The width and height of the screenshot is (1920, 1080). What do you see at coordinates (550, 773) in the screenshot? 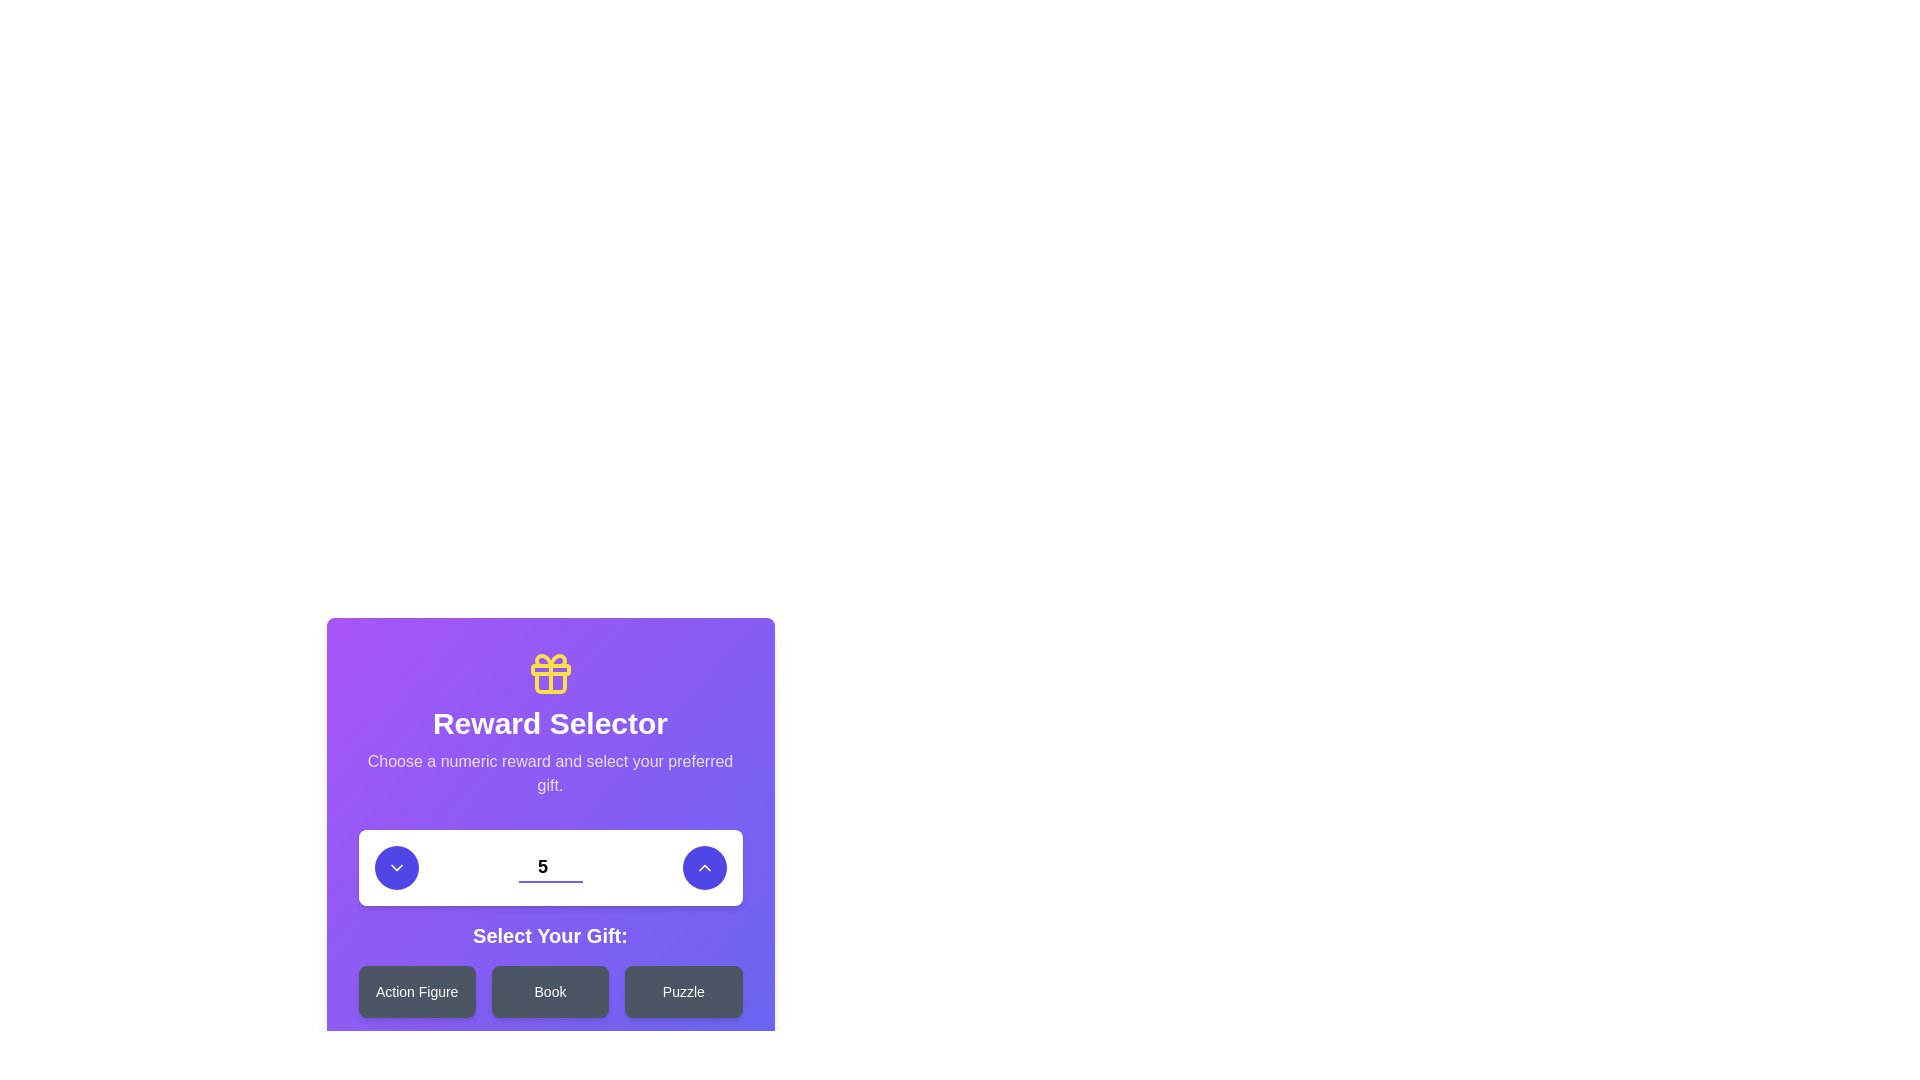
I see `the instructional text element located below the title 'Reward Selector', which provides guidance about the purpose of the widget and sits centrally aligned above the numeric input field and gift selection options` at bounding box center [550, 773].